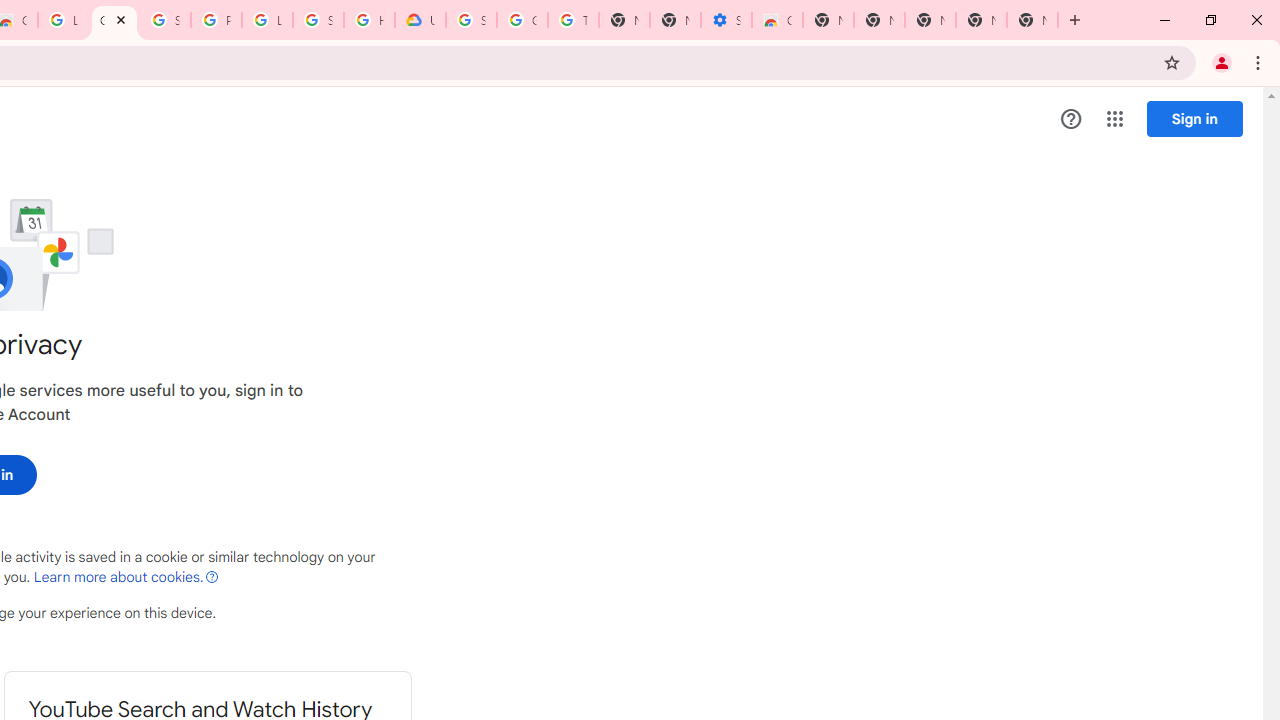 Image resolution: width=1280 pixels, height=720 pixels. What do you see at coordinates (165, 20) in the screenshot?
I see `'Sign in - Google Accounts'` at bounding box center [165, 20].